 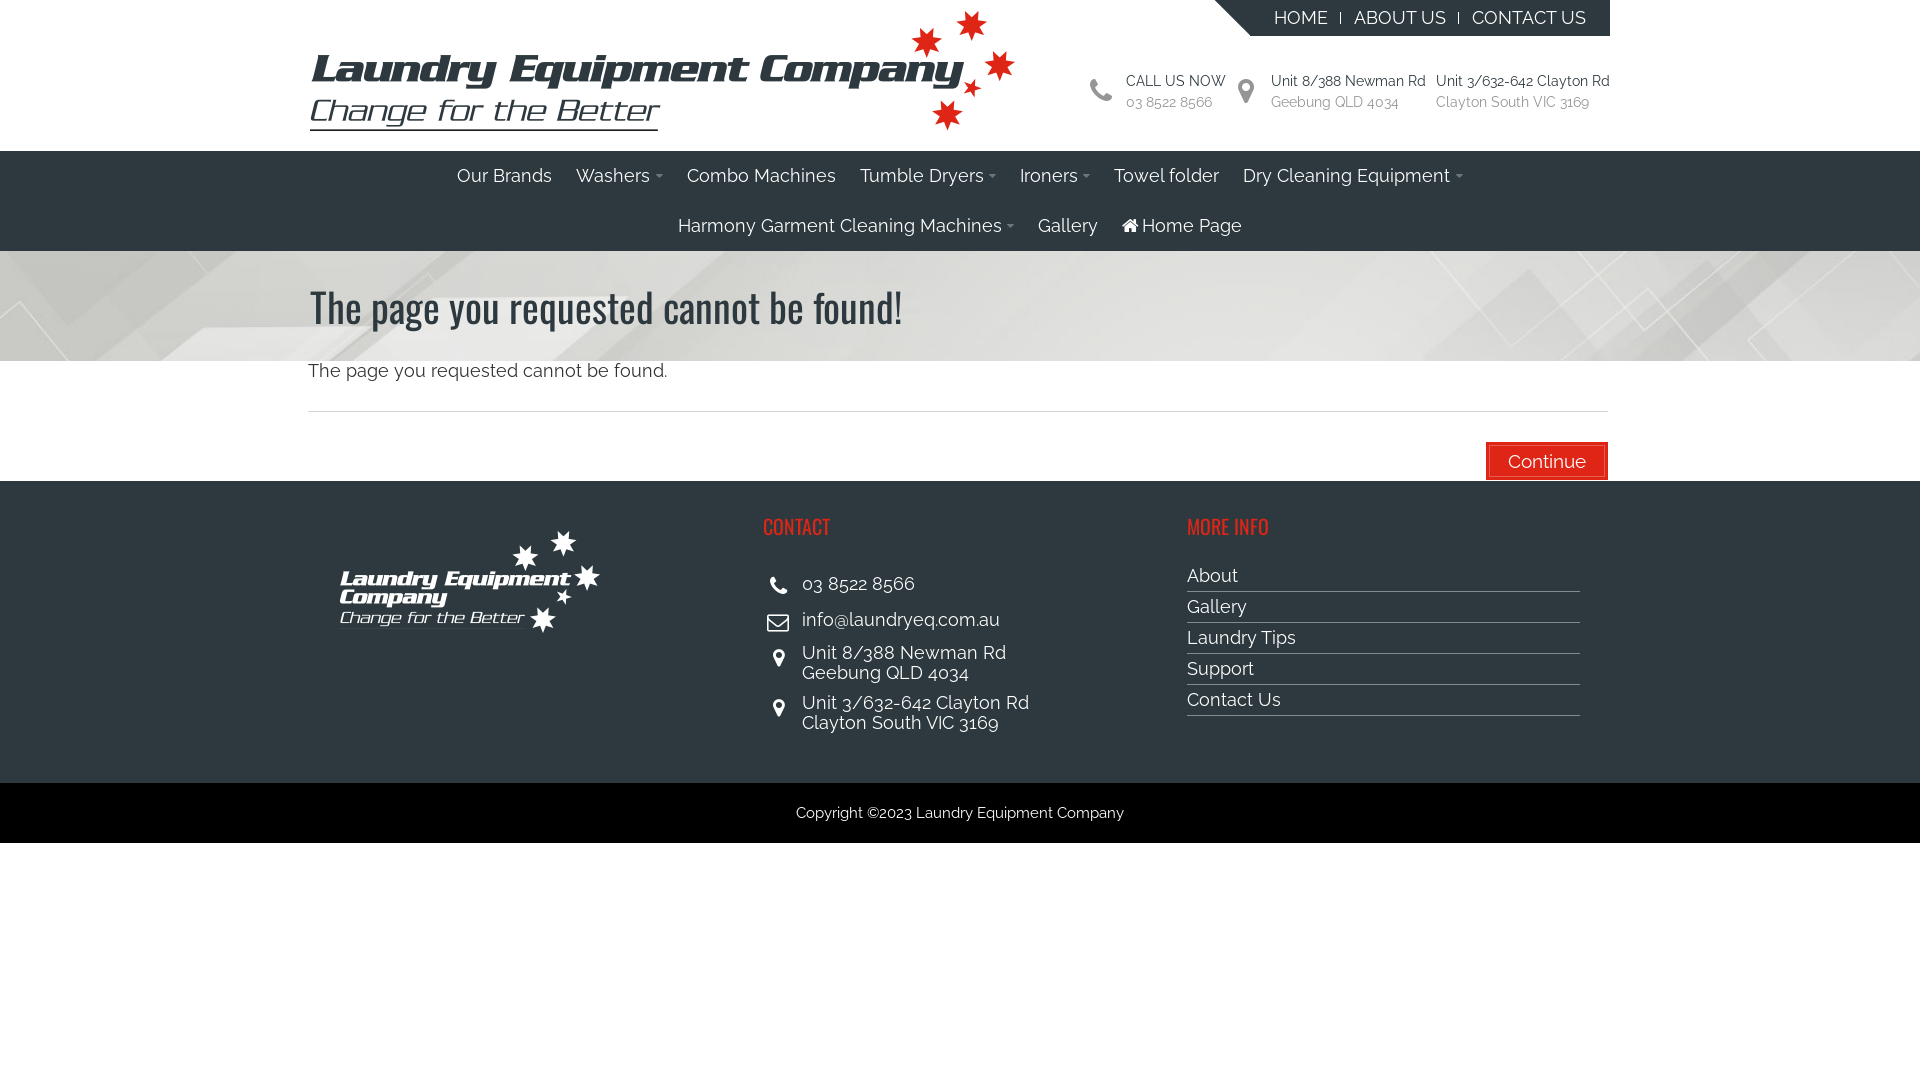 I want to click on 'Ironers', so click(x=1008, y=175).